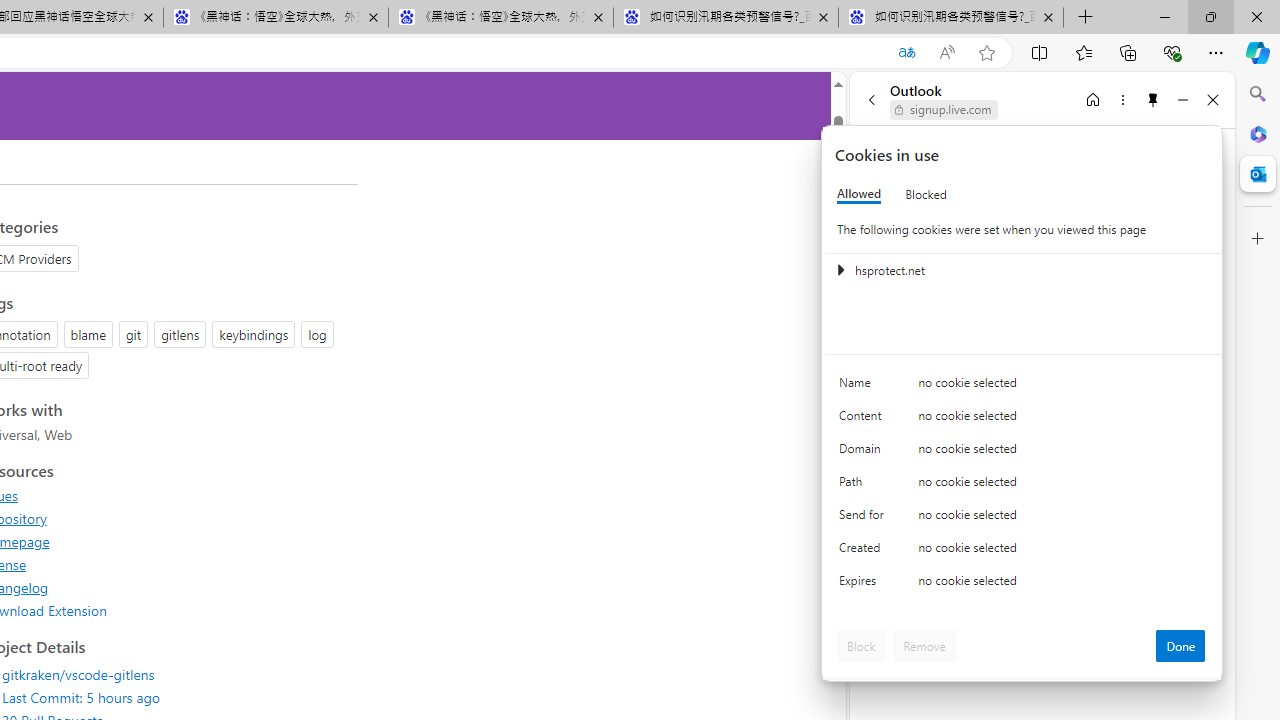 Image resolution: width=1280 pixels, height=720 pixels. Describe the element at coordinates (865, 387) in the screenshot. I see `'Name'` at that location.